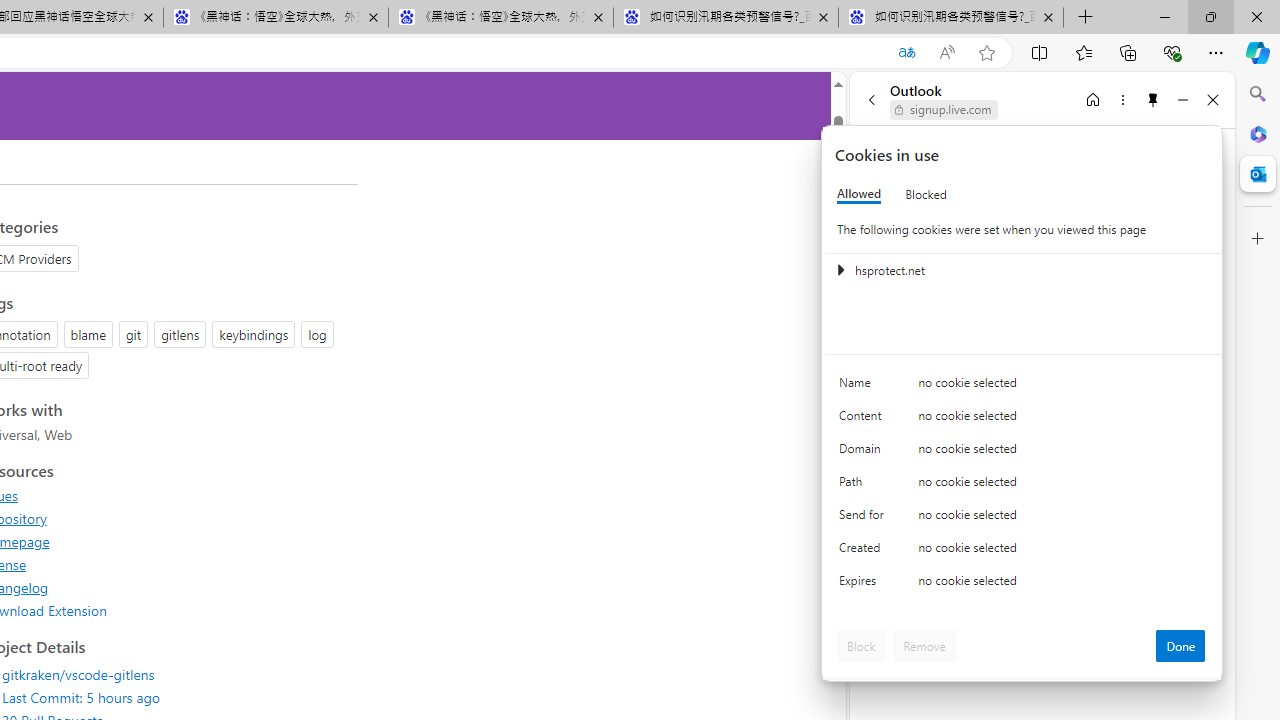 Image resolution: width=1280 pixels, height=720 pixels. Describe the element at coordinates (865, 387) in the screenshot. I see `'Name'` at that location.